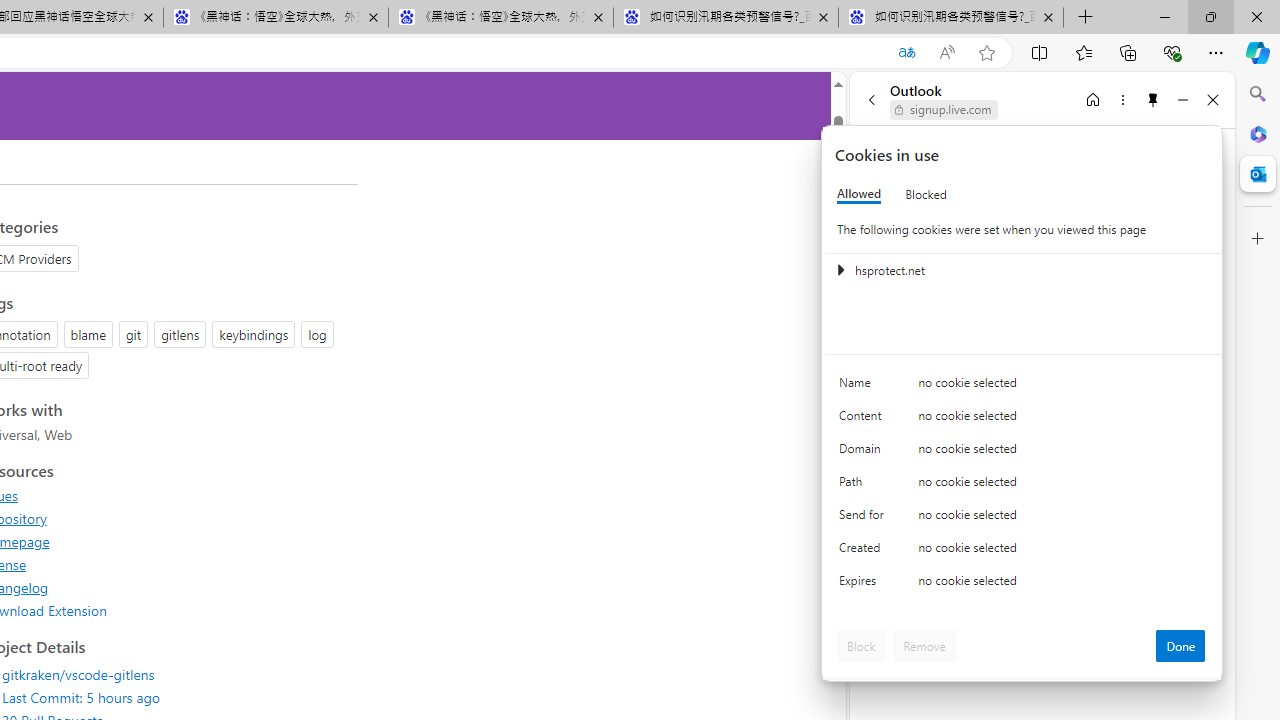 Image resolution: width=1280 pixels, height=720 pixels. Describe the element at coordinates (865, 387) in the screenshot. I see `'Name'` at that location.